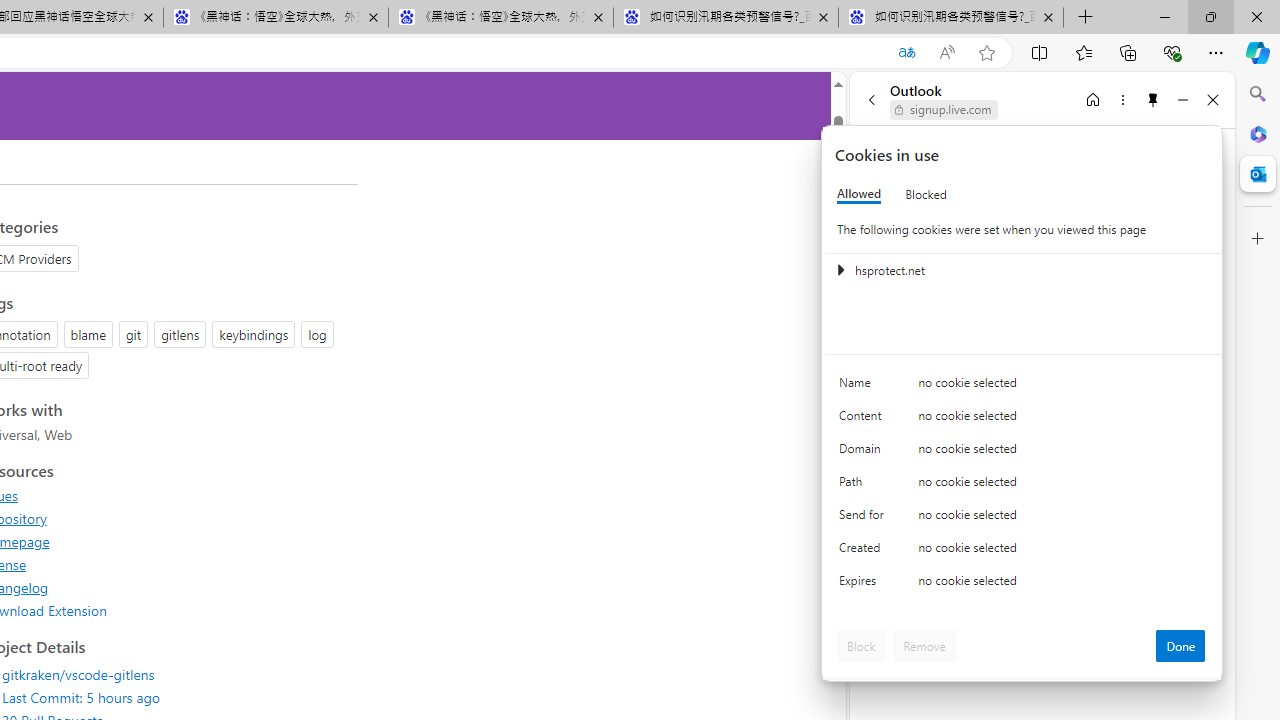 Image resolution: width=1280 pixels, height=720 pixels. Describe the element at coordinates (865, 387) in the screenshot. I see `'Name'` at that location.